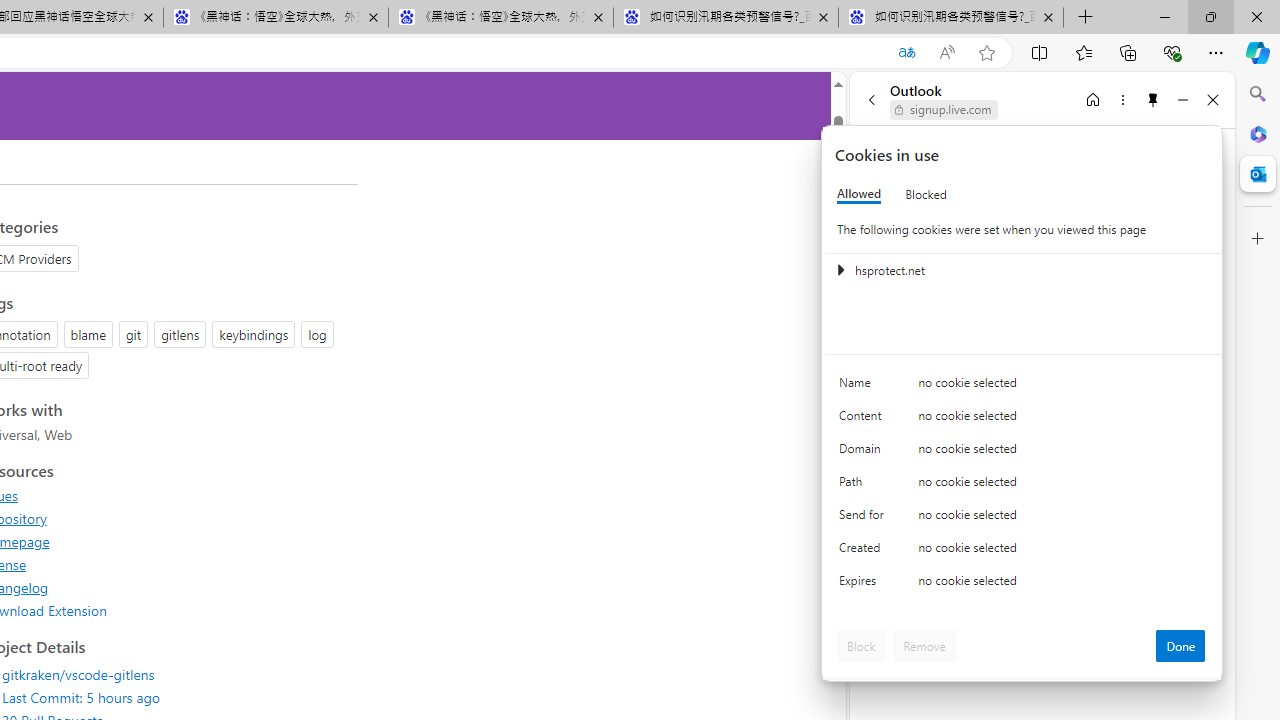 Image resolution: width=1280 pixels, height=720 pixels. Describe the element at coordinates (865, 387) in the screenshot. I see `'Name'` at that location.